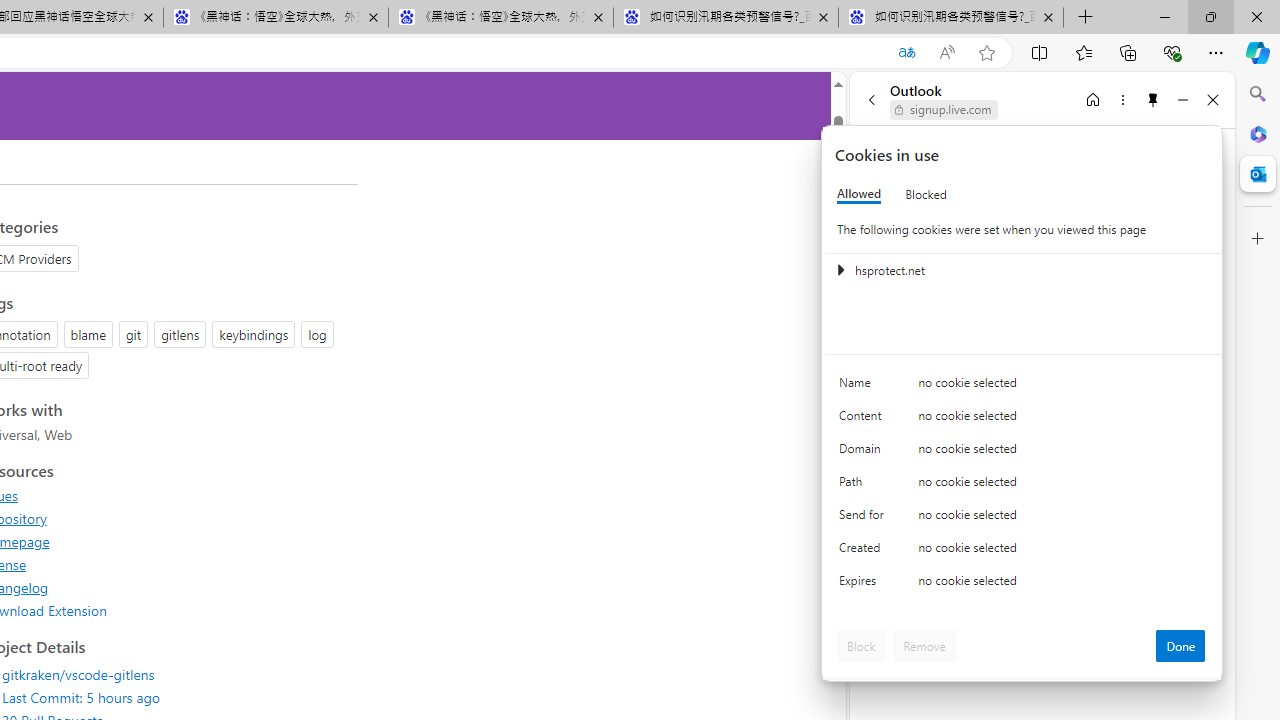 Image resolution: width=1280 pixels, height=720 pixels. Describe the element at coordinates (865, 387) in the screenshot. I see `'Name'` at that location.